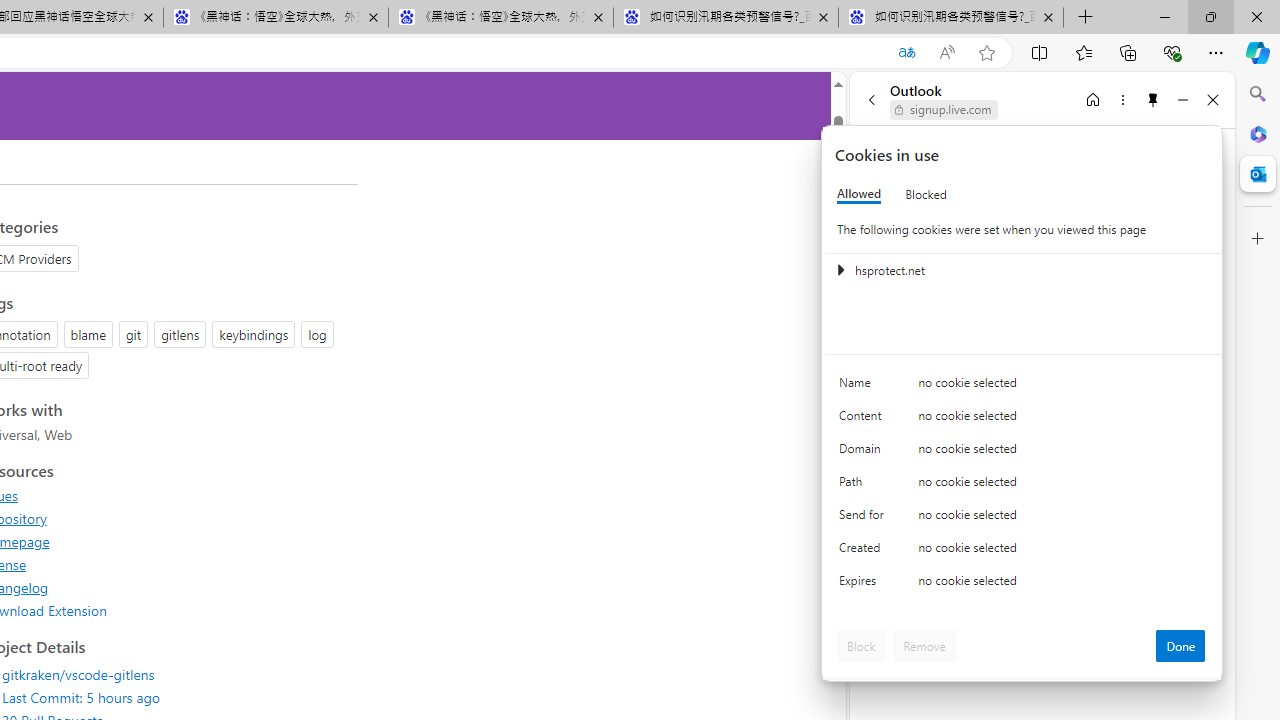 Image resolution: width=1280 pixels, height=720 pixels. Describe the element at coordinates (865, 387) in the screenshot. I see `'Name'` at that location.